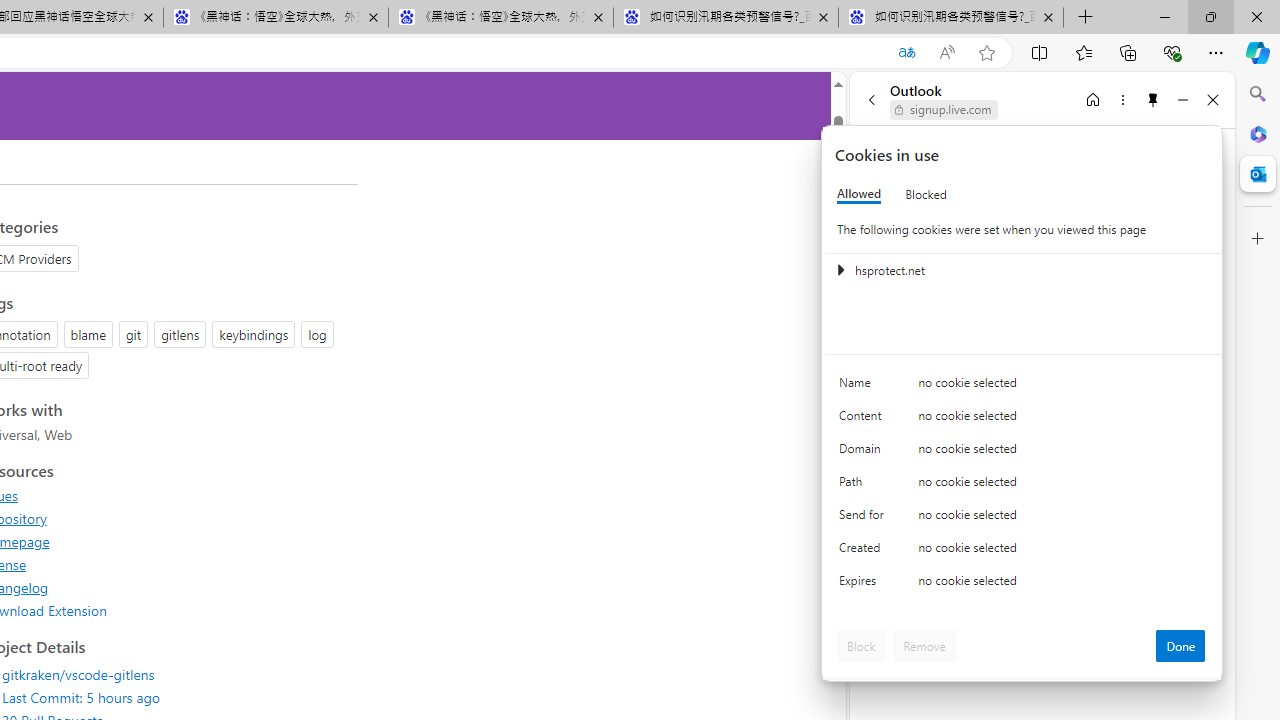 Image resolution: width=1280 pixels, height=720 pixels. Describe the element at coordinates (865, 387) in the screenshot. I see `'Name'` at that location.